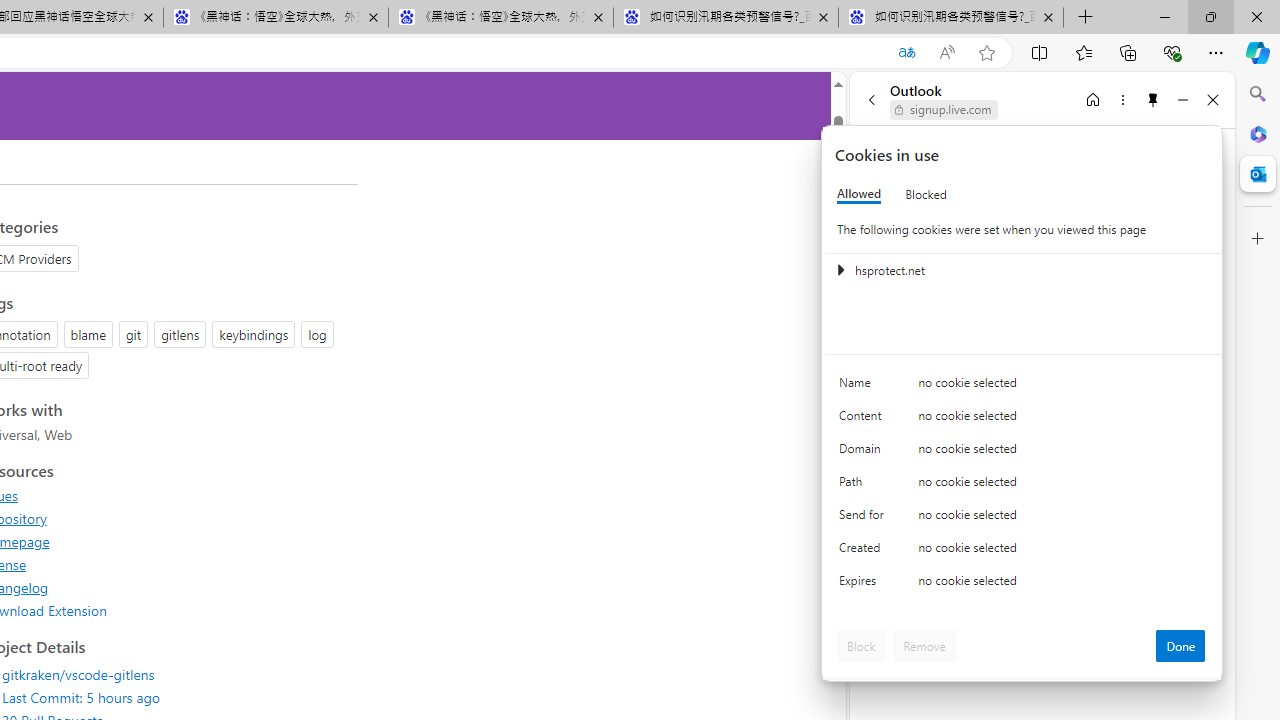 Image resolution: width=1280 pixels, height=720 pixels. Describe the element at coordinates (865, 387) in the screenshot. I see `'Name'` at that location.